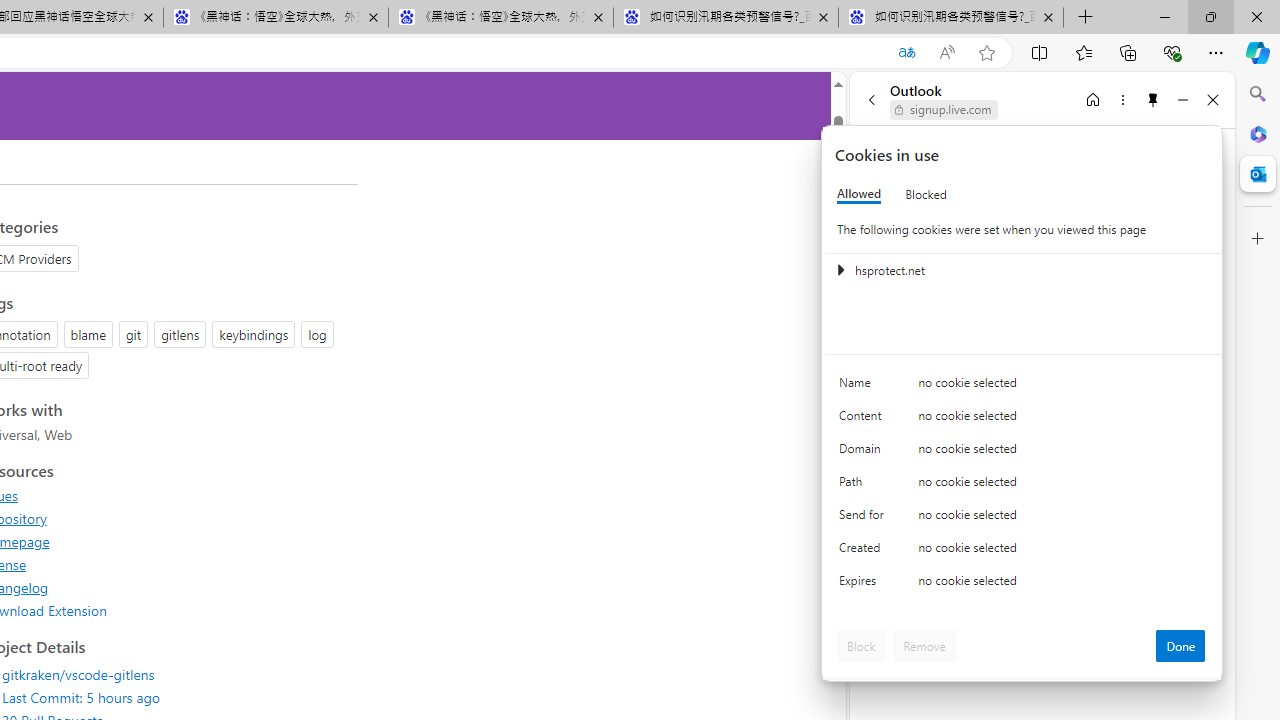 Image resolution: width=1280 pixels, height=720 pixels. Describe the element at coordinates (865, 387) in the screenshot. I see `'Name'` at that location.